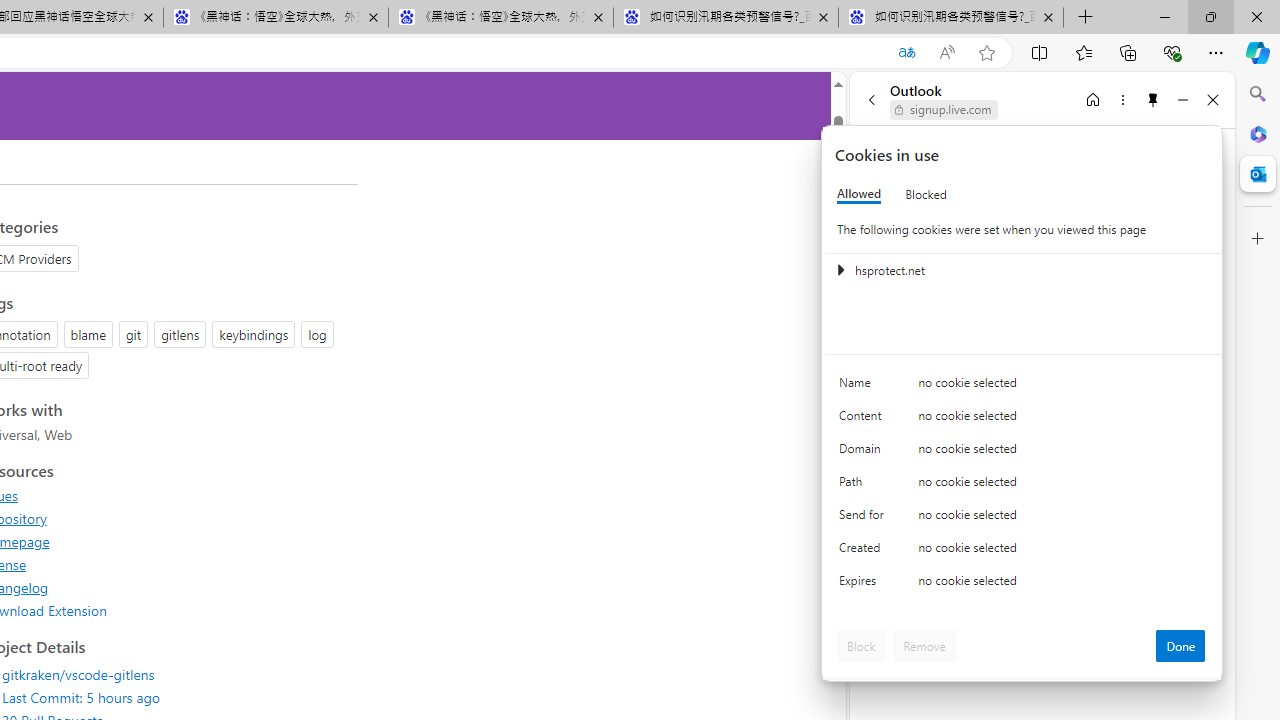 Image resolution: width=1280 pixels, height=720 pixels. Describe the element at coordinates (865, 387) in the screenshot. I see `'Name'` at that location.